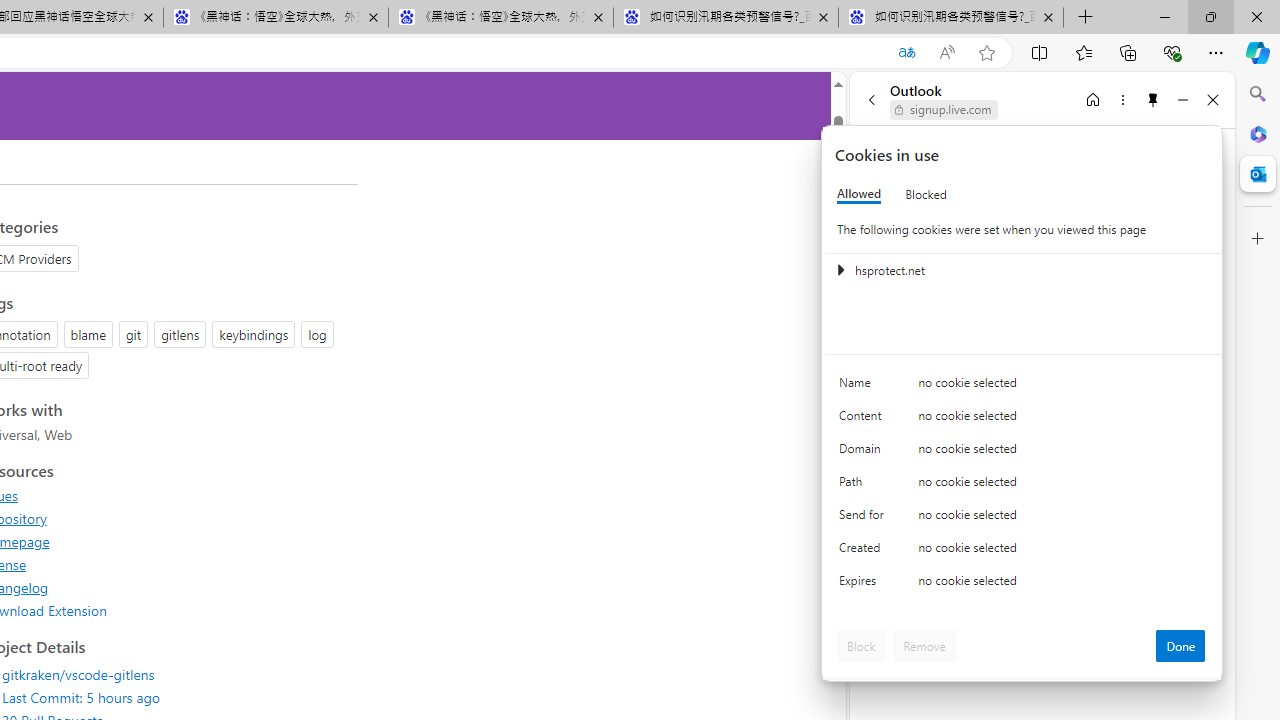 Image resolution: width=1280 pixels, height=720 pixels. Describe the element at coordinates (865, 387) in the screenshot. I see `'Name'` at that location.